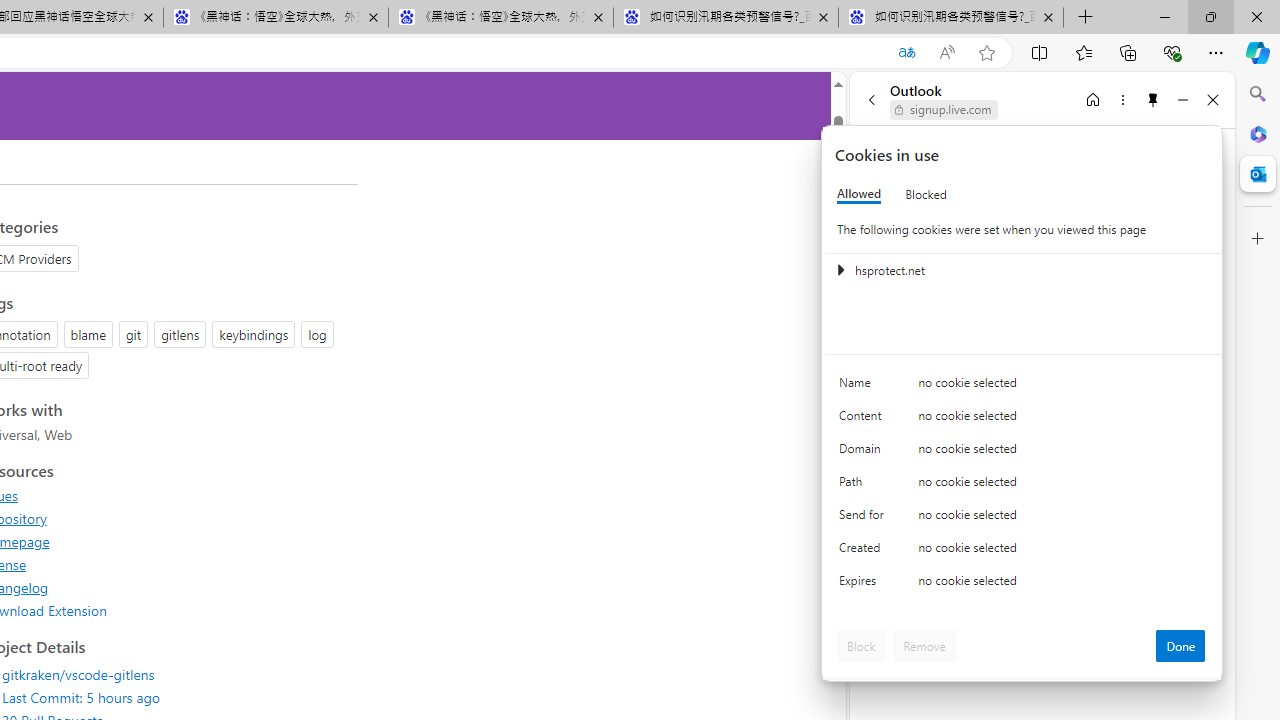 Image resolution: width=1280 pixels, height=720 pixels. Describe the element at coordinates (865, 387) in the screenshot. I see `'Name'` at that location.